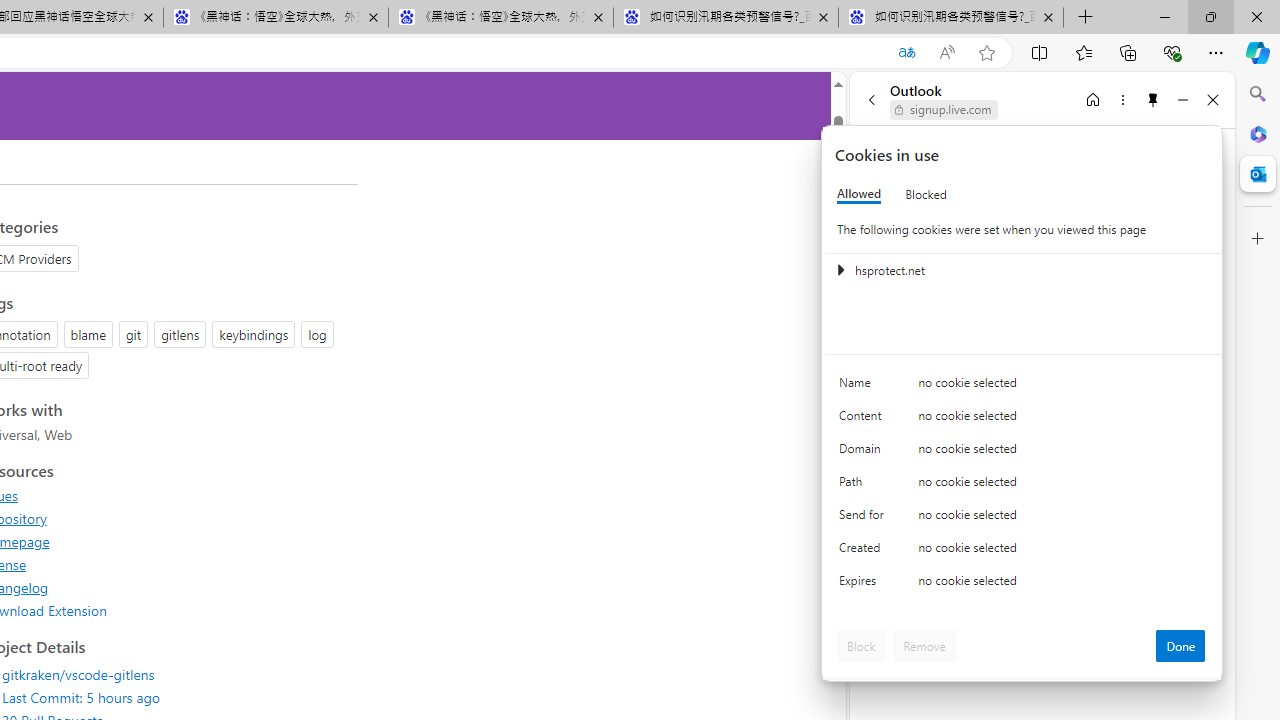 Image resolution: width=1280 pixels, height=720 pixels. Describe the element at coordinates (865, 387) in the screenshot. I see `'Name'` at that location.